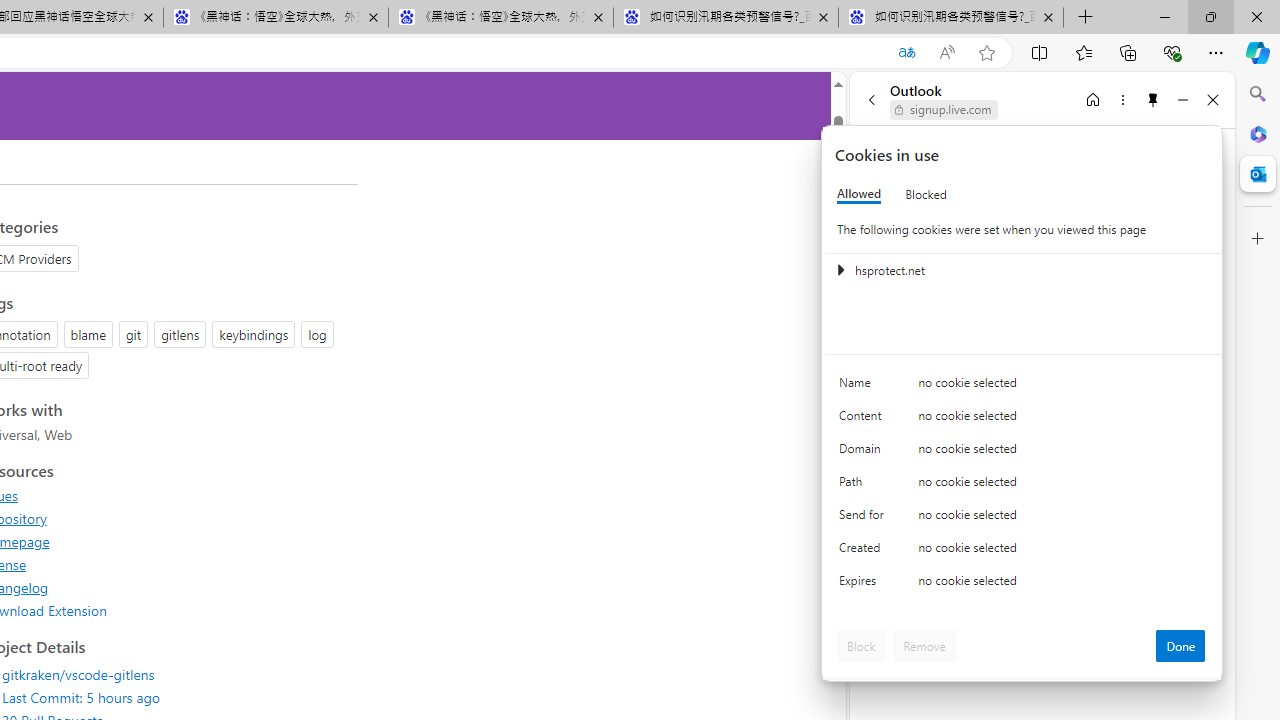 Image resolution: width=1280 pixels, height=720 pixels. Describe the element at coordinates (865, 387) in the screenshot. I see `'Name'` at that location.